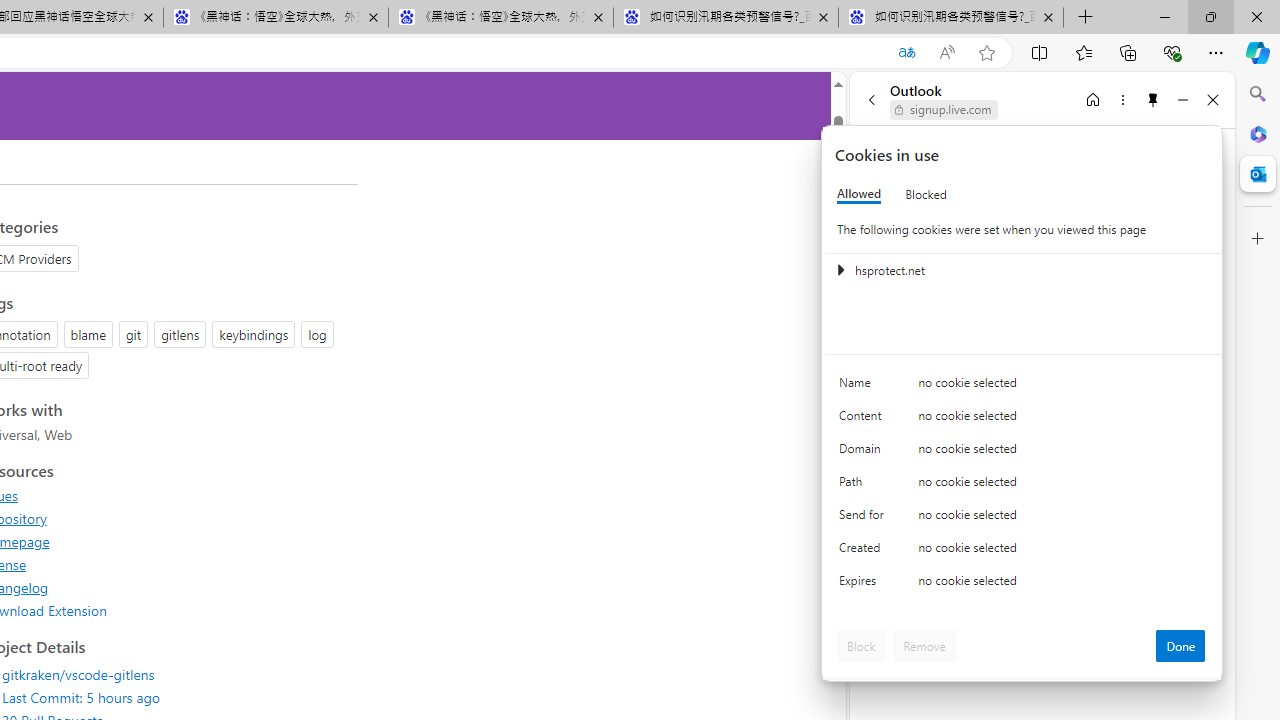 Image resolution: width=1280 pixels, height=720 pixels. Describe the element at coordinates (865, 387) in the screenshot. I see `'Name'` at that location.